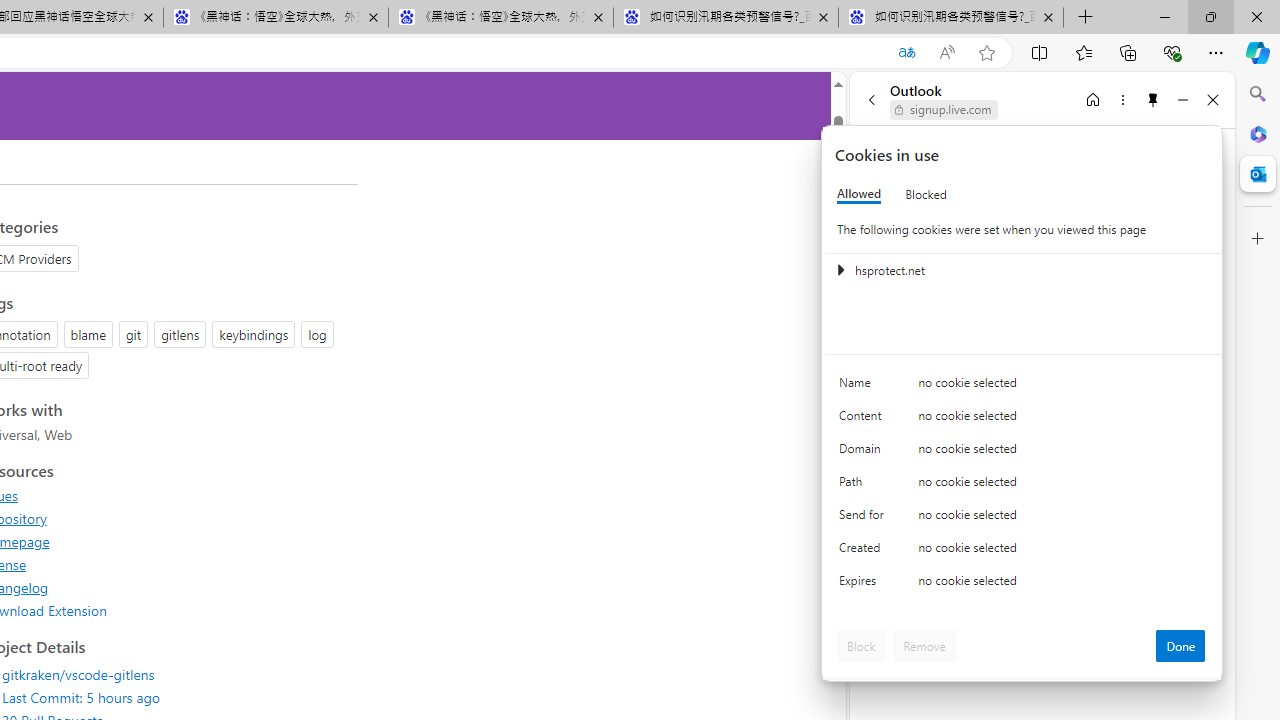 Image resolution: width=1280 pixels, height=720 pixels. Describe the element at coordinates (865, 387) in the screenshot. I see `'Name'` at that location.